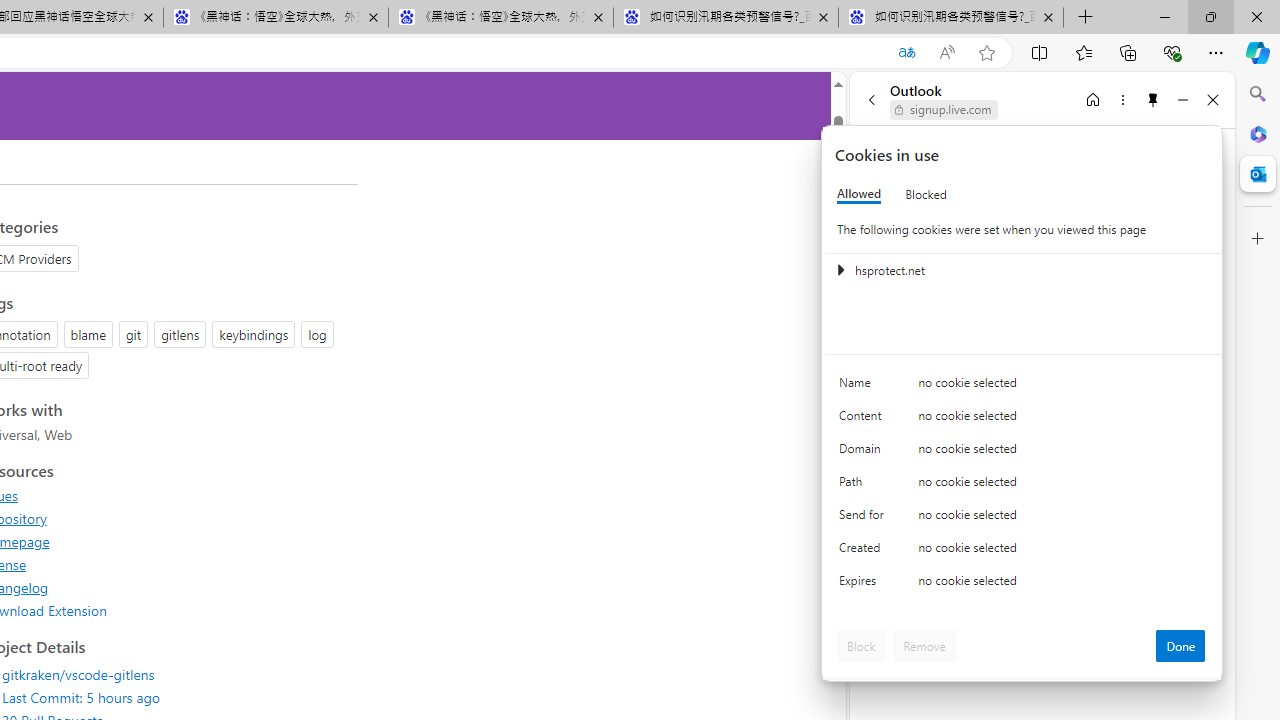 Image resolution: width=1280 pixels, height=720 pixels. Describe the element at coordinates (865, 387) in the screenshot. I see `'Name'` at that location.